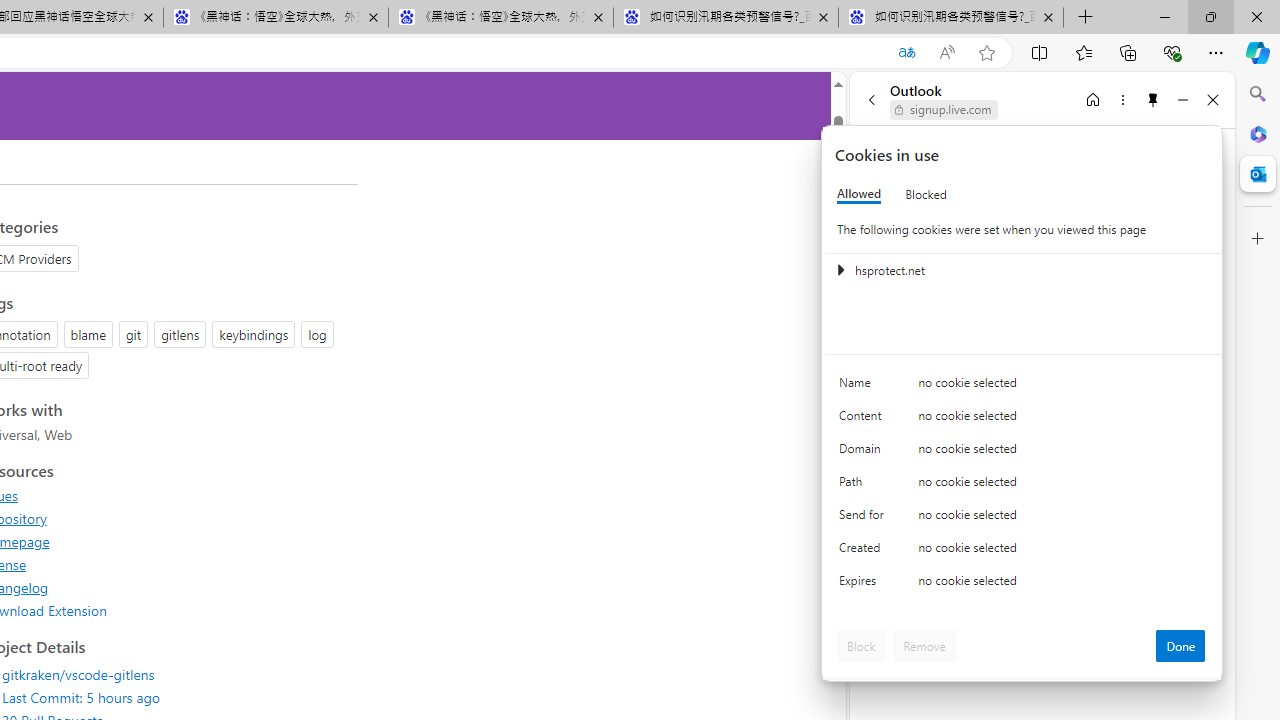 Image resolution: width=1280 pixels, height=720 pixels. Describe the element at coordinates (865, 387) in the screenshot. I see `'Name'` at that location.